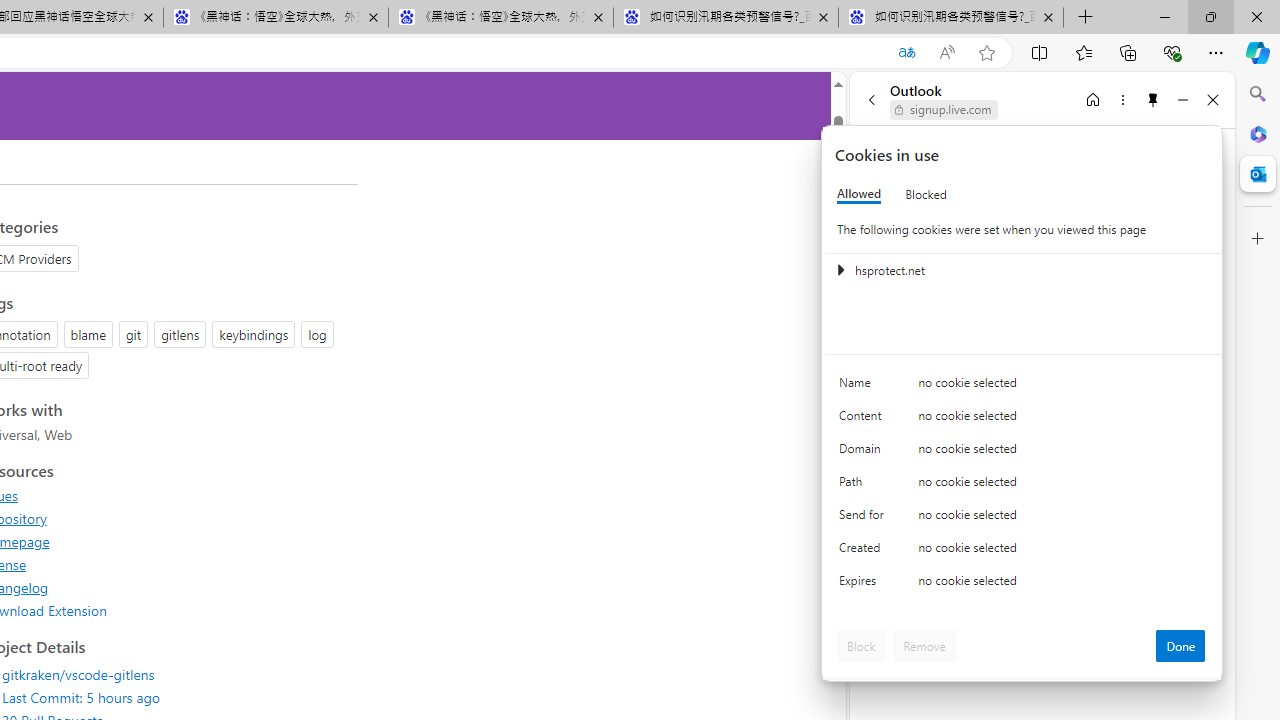 Image resolution: width=1280 pixels, height=720 pixels. Describe the element at coordinates (865, 387) in the screenshot. I see `'Name'` at that location.